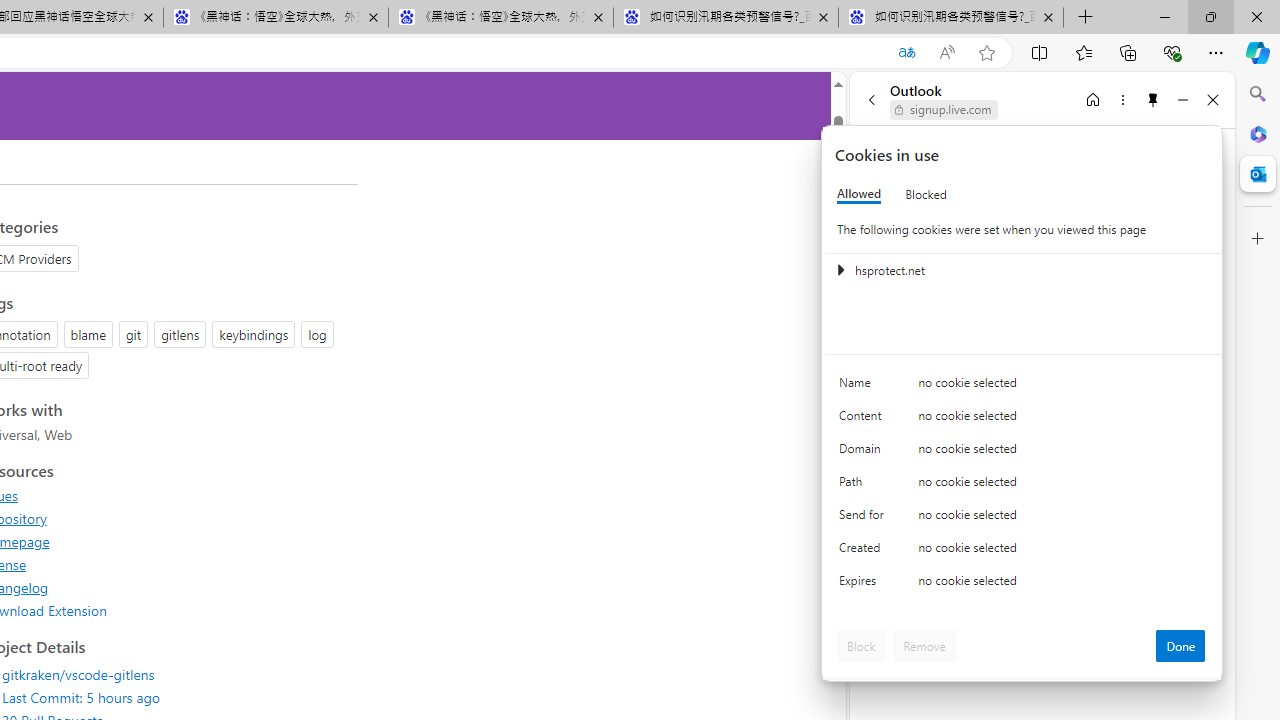 Image resolution: width=1280 pixels, height=720 pixels. Describe the element at coordinates (865, 387) in the screenshot. I see `'Name'` at that location.